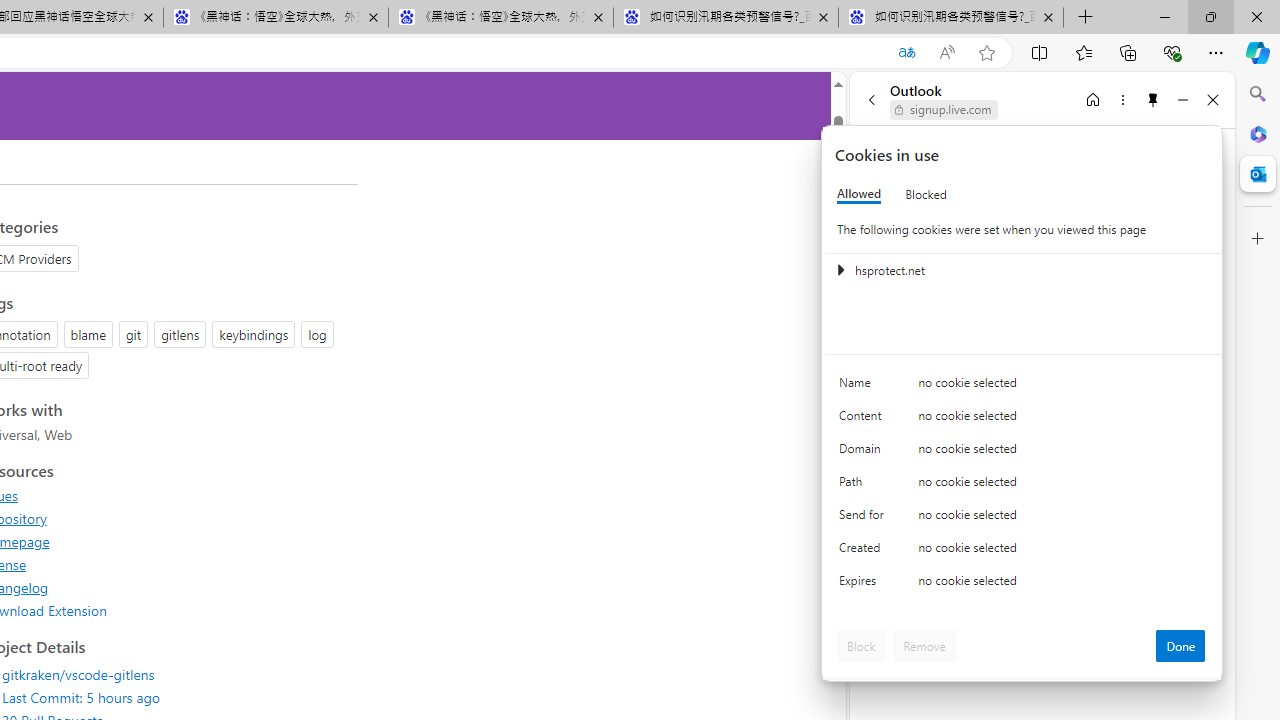 Image resolution: width=1280 pixels, height=720 pixels. Describe the element at coordinates (865, 387) in the screenshot. I see `'Name'` at that location.